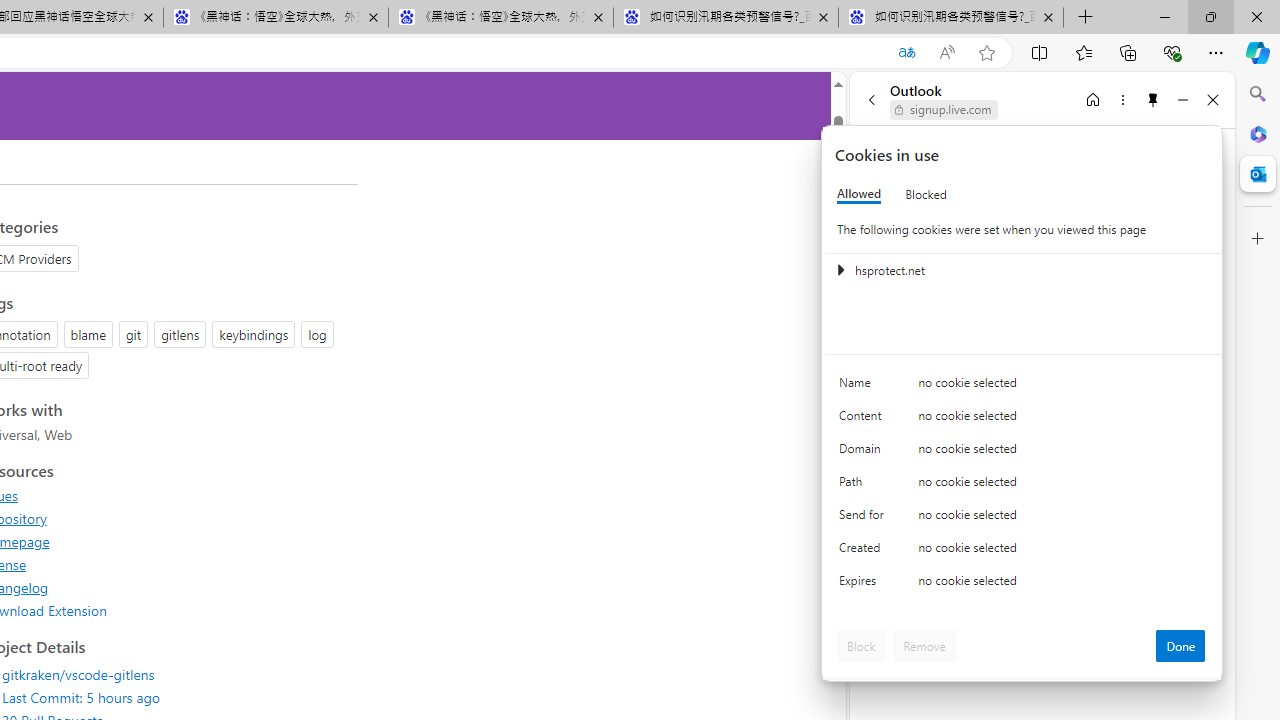 Image resolution: width=1280 pixels, height=720 pixels. Describe the element at coordinates (865, 387) in the screenshot. I see `'Name'` at that location.